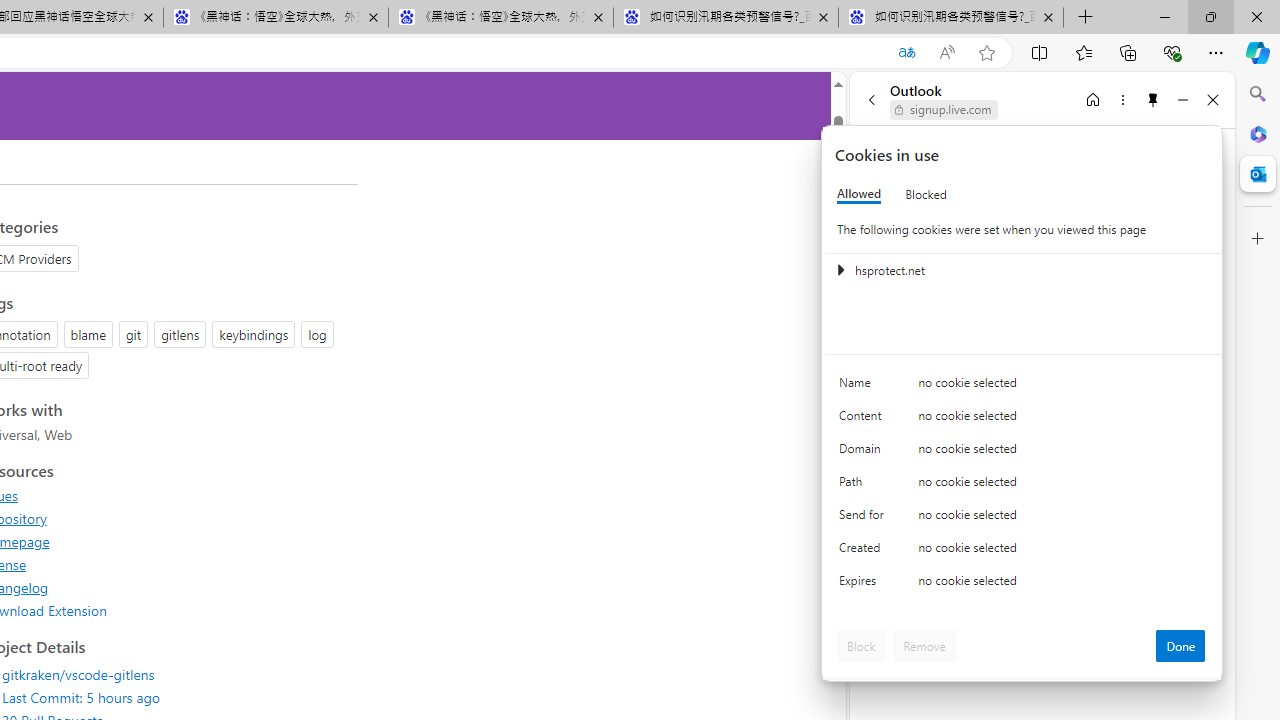 Image resolution: width=1280 pixels, height=720 pixels. Describe the element at coordinates (865, 387) in the screenshot. I see `'Name'` at that location.